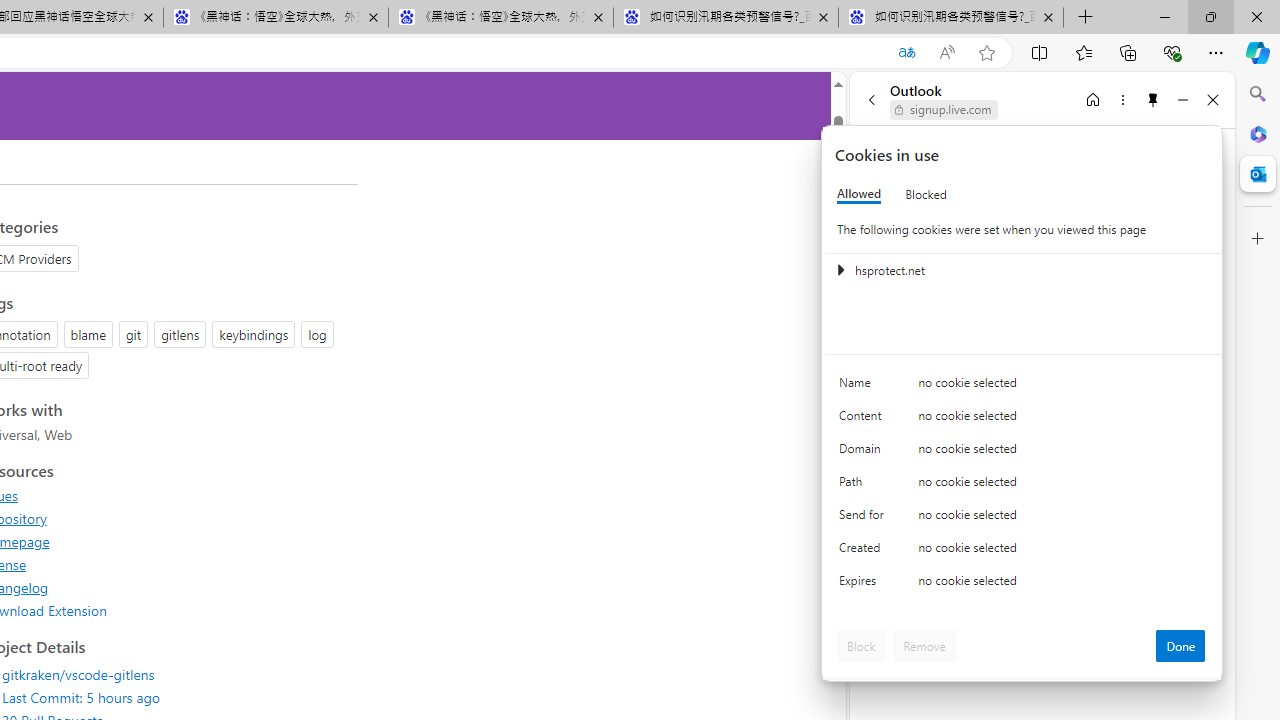 Image resolution: width=1280 pixels, height=720 pixels. Describe the element at coordinates (865, 387) in the screenshot. I see `'Name'` at that location.